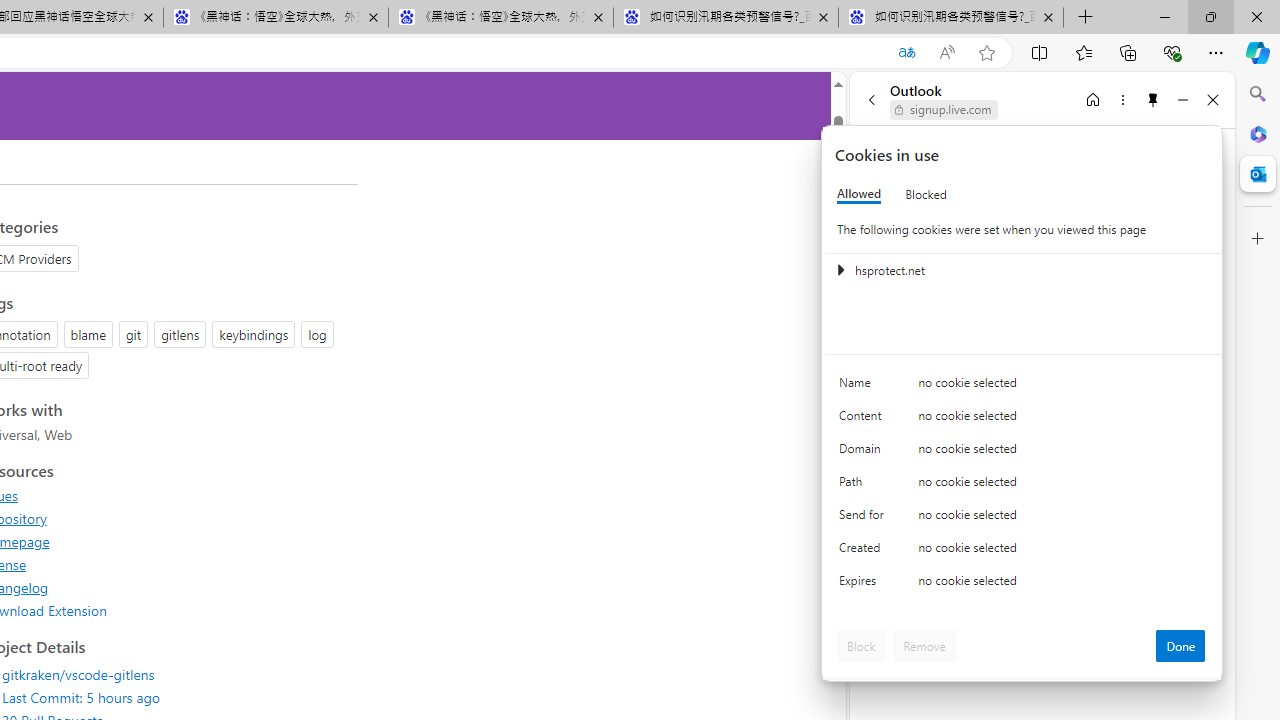 Image resolution: width=1280 pixels, height=720 pixels. Describe the element at coordinates (865, 387) in the screenshot. I see `'Name'` at that location.